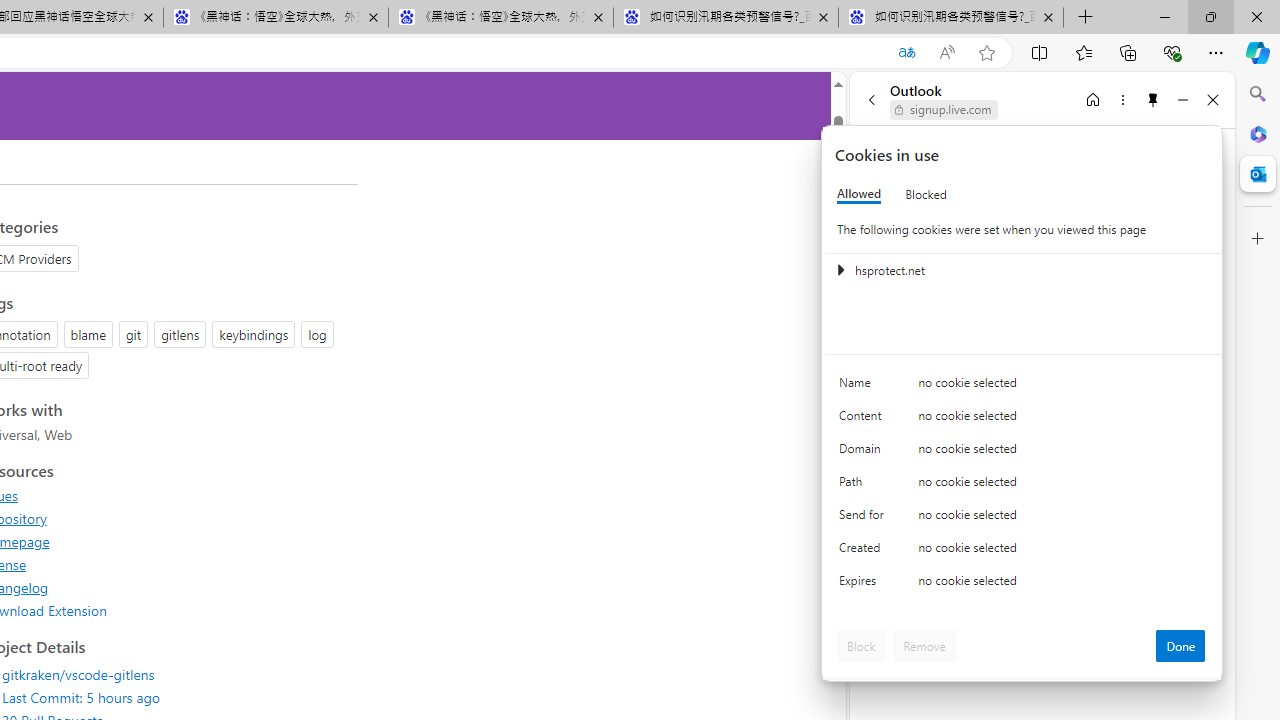 Image resolution: width=1280 pixels, height=720 pixels. Describe the element at coordinates (865, 387) in the screenshot. I see `'Name'` at that location.